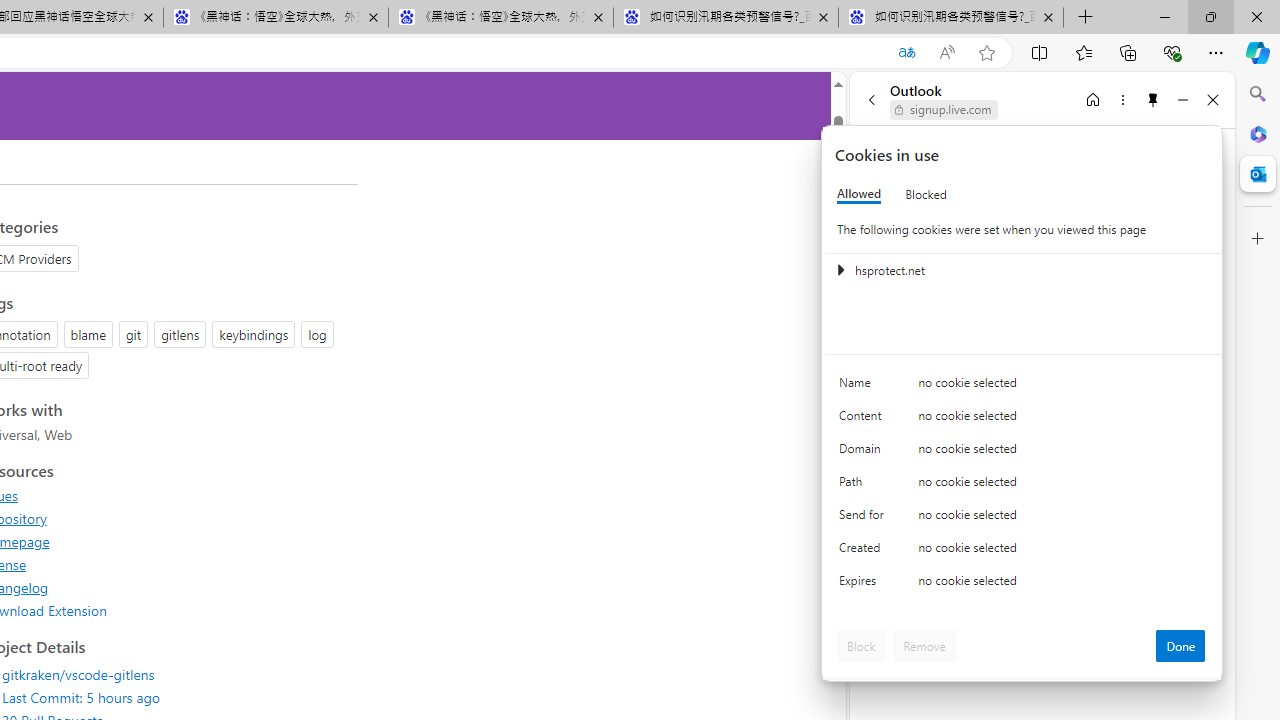 Image resolution: width=1280 pixels, height=720 pixels. Describe the element at coordinates (865, 387) in the screenshot. I see `'Name'` at that location.